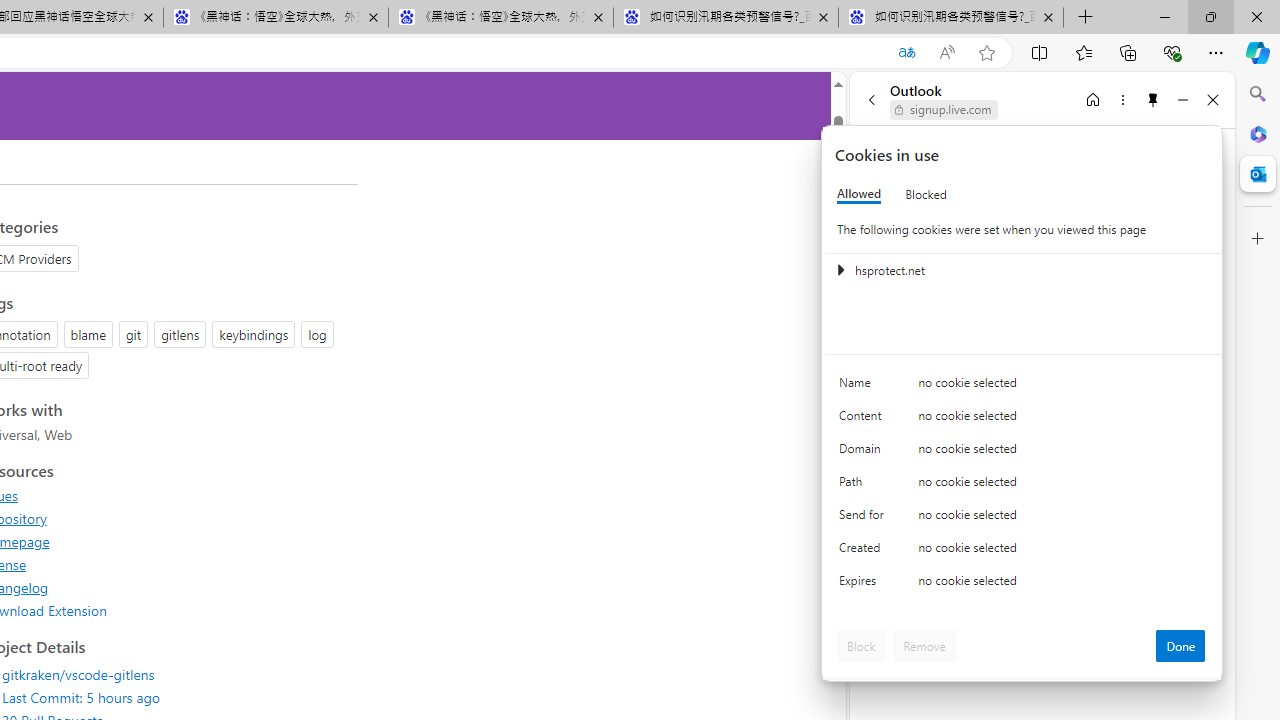 Image resolution: width=1280 pixels, height=720 pixels. Describe the element at coordinates (865, 387) in the screenshot. I see `'Name'` at that location.